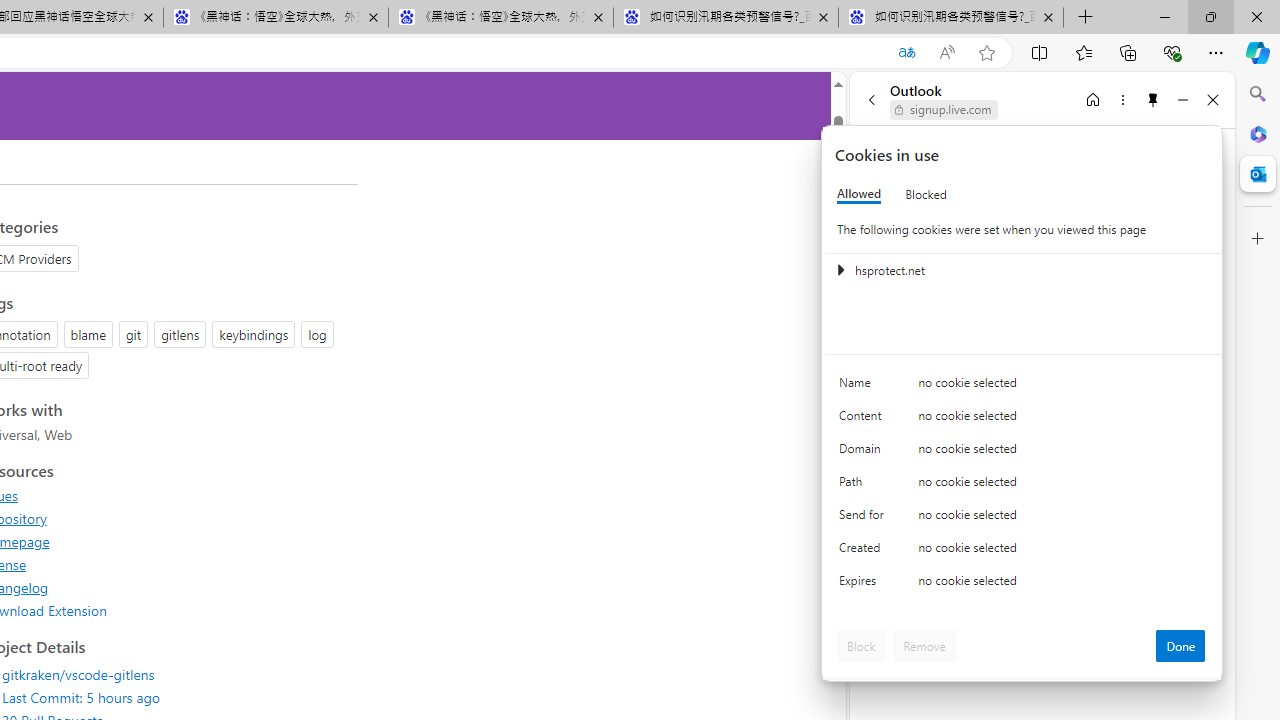 Image resolution: width=1280 pixels, height=720 pixels. Describe the element at coordinates (865, 387) in the screenshot. I see `'Name'` at that location.